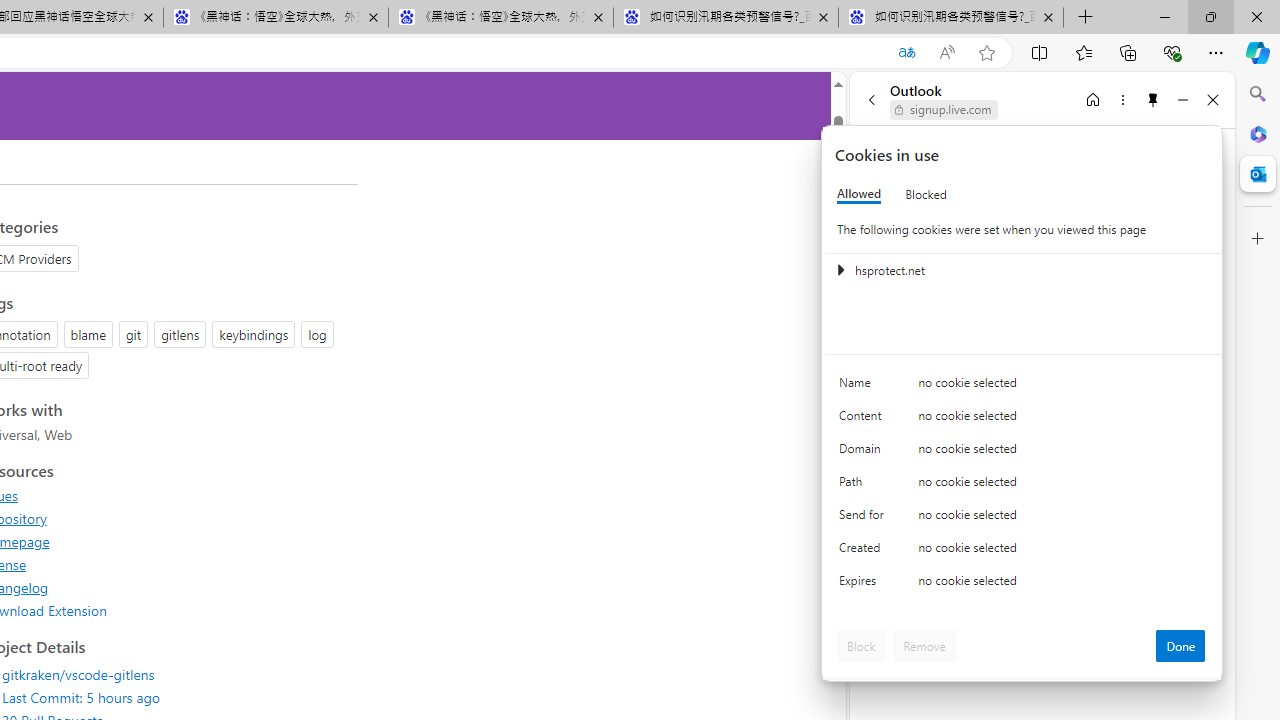 Image resolution: width=1280 pixels, height=720 pixels. Describe the element at coordinates (865, 387) in the screenshot. I see `'Name'` at that location.